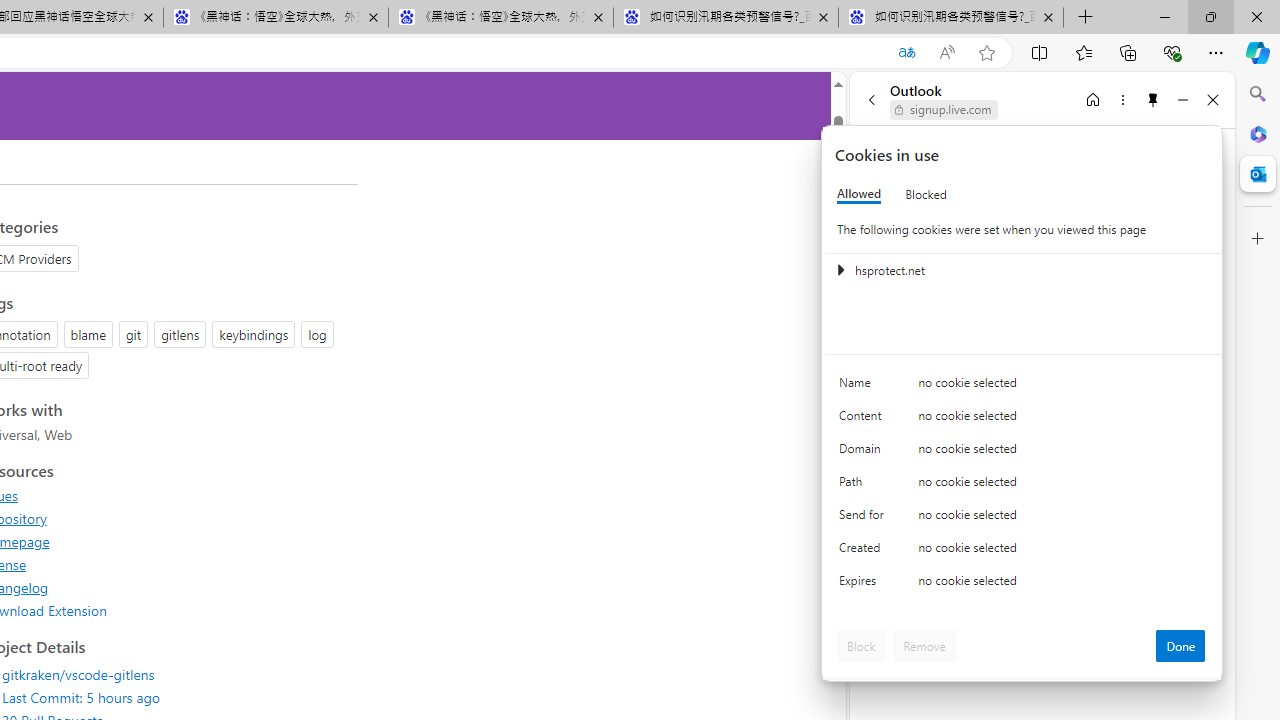 Image resolution: width=1280 pixels, height=720 pixels. Describe the element at coordinates (865, 387) in the screenshot. I see `'Name'` at that location.